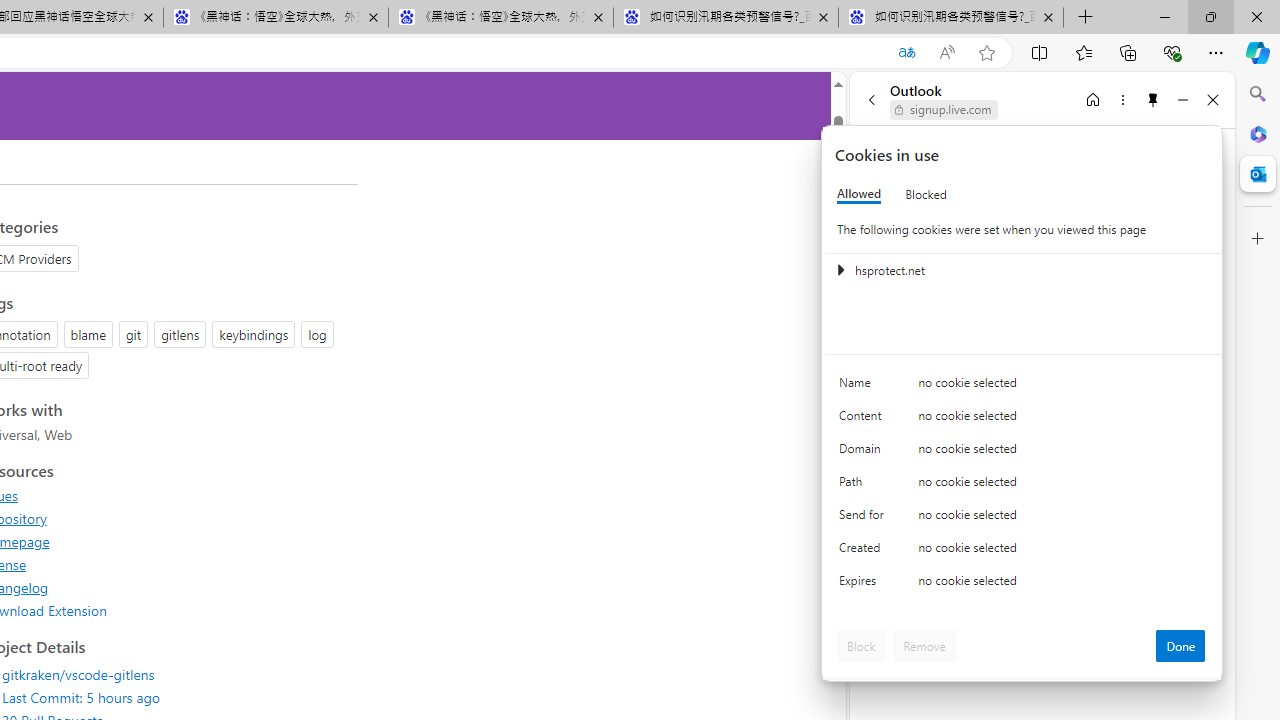 Image resolution: width=1280 pixels, height=720 pixels. Describe the element at coordinates (865, 387) in the screenshot. I see `'Name'` at that location.